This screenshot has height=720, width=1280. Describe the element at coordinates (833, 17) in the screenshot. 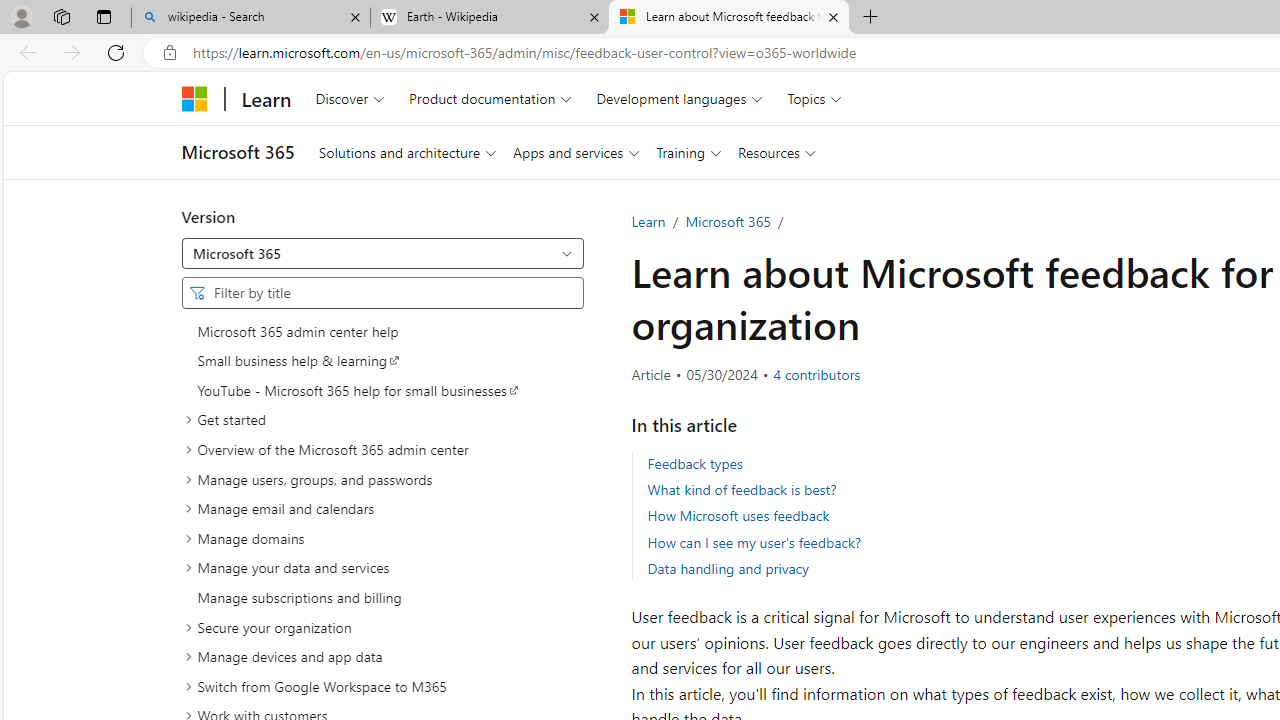

I see `'Close tab'` at that location.